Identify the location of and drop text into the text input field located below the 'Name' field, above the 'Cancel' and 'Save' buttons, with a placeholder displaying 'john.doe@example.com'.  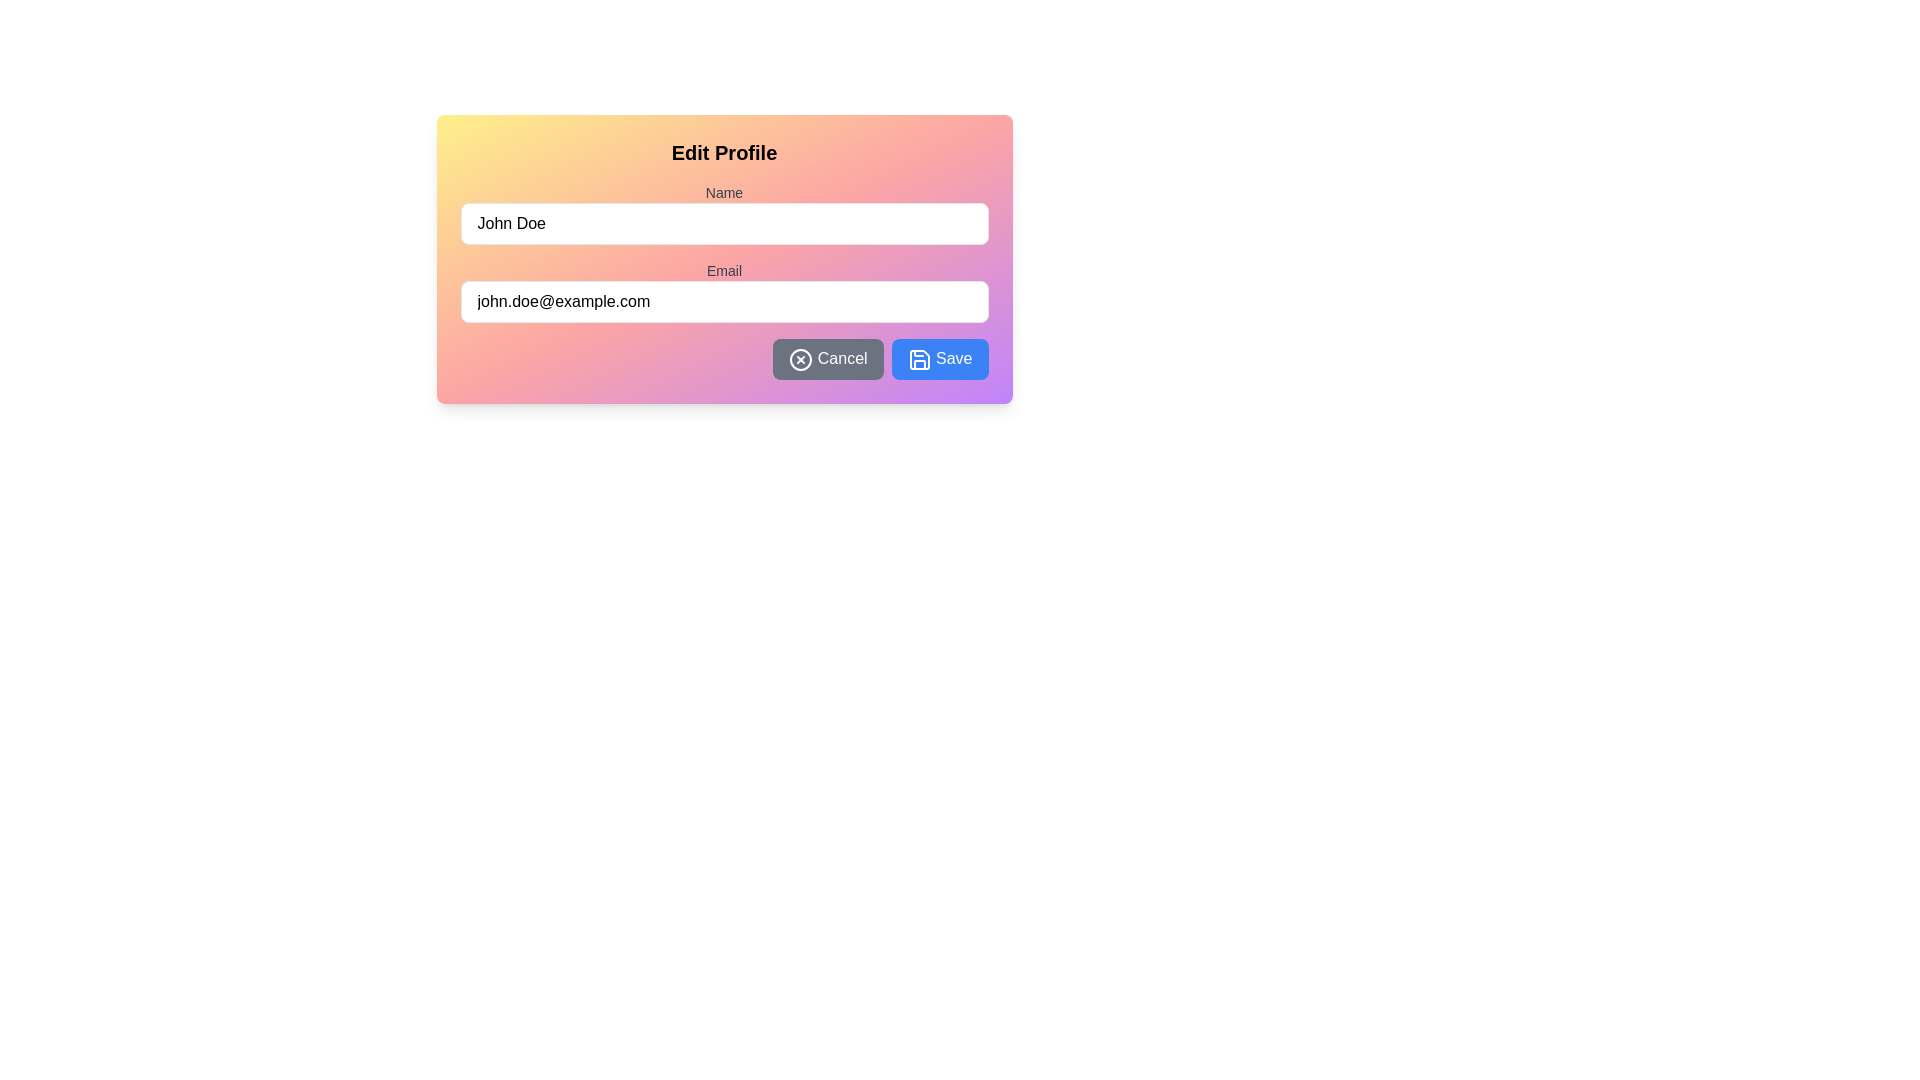
(723, 309).